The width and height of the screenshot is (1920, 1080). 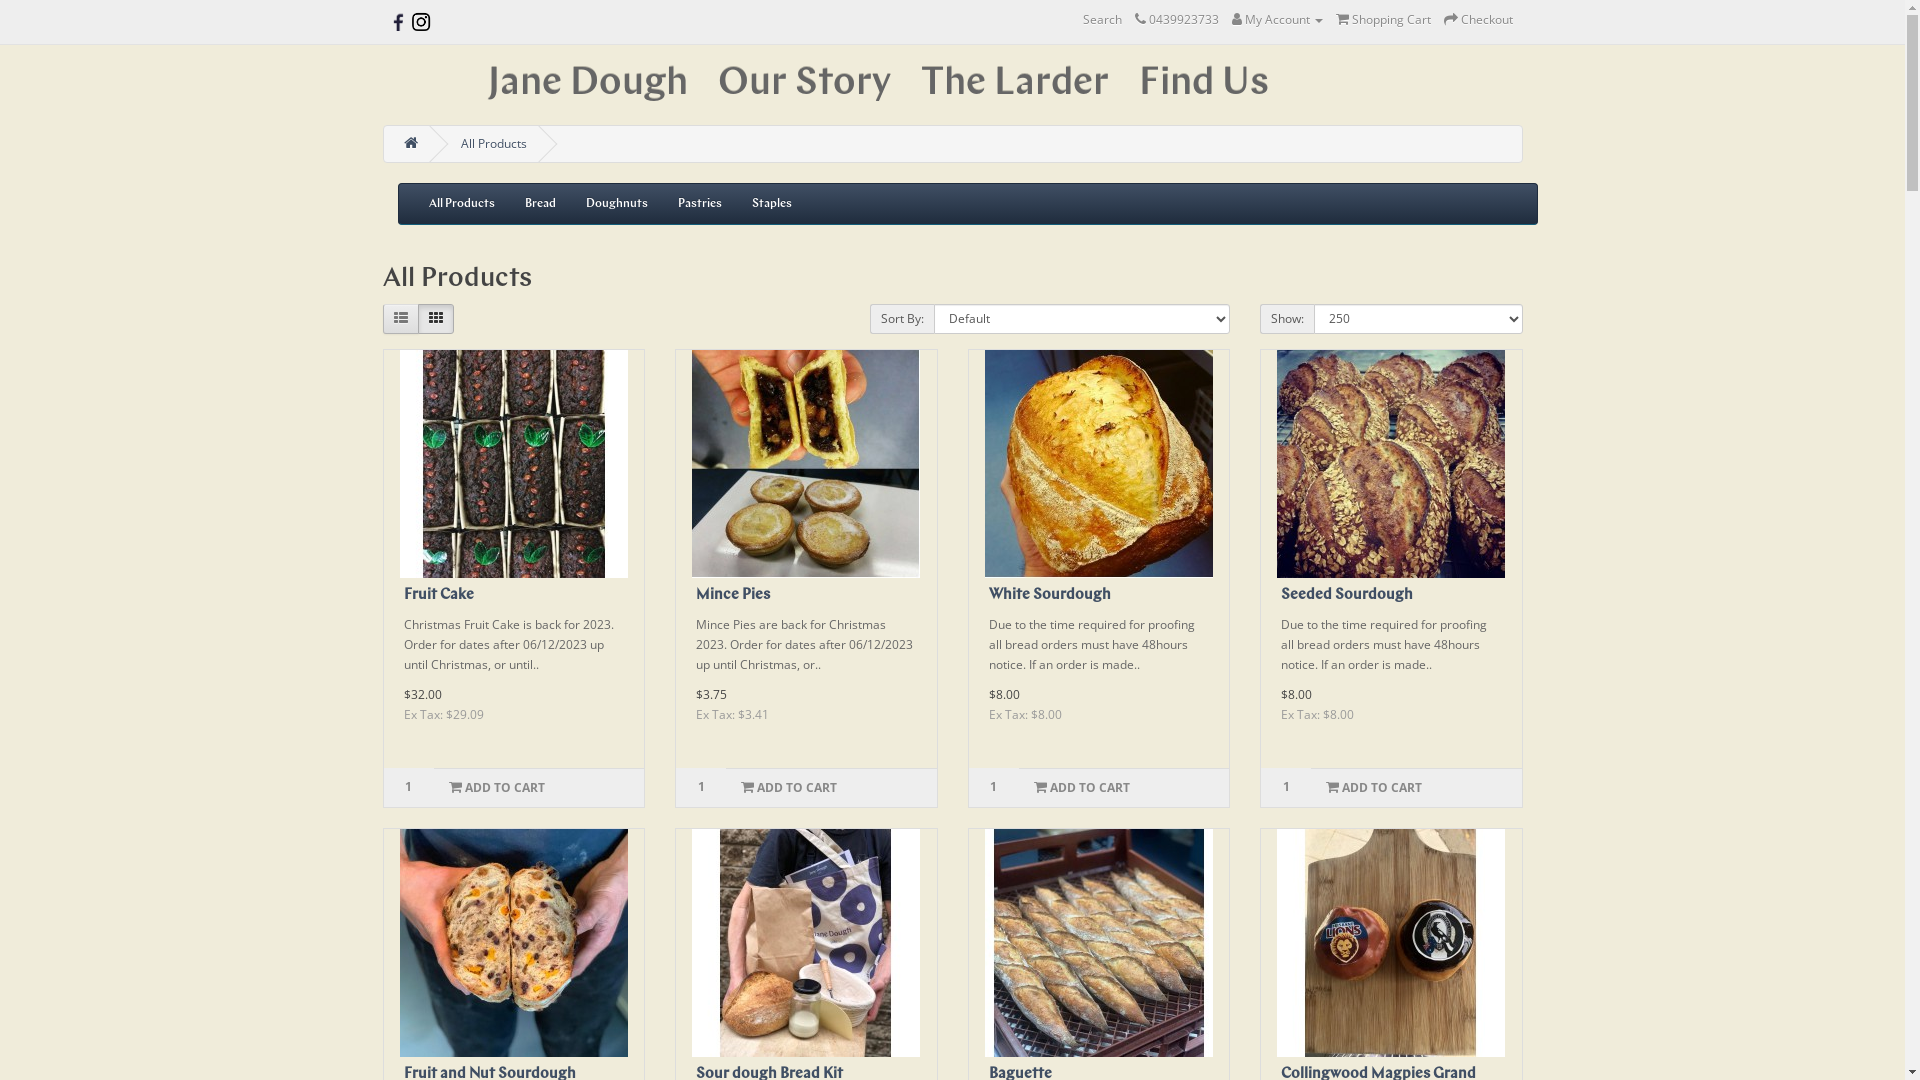 What do you see at coordinates (1100, 19) in the screenshot?
I see `'Search'` at bounding box center [1100, 19].